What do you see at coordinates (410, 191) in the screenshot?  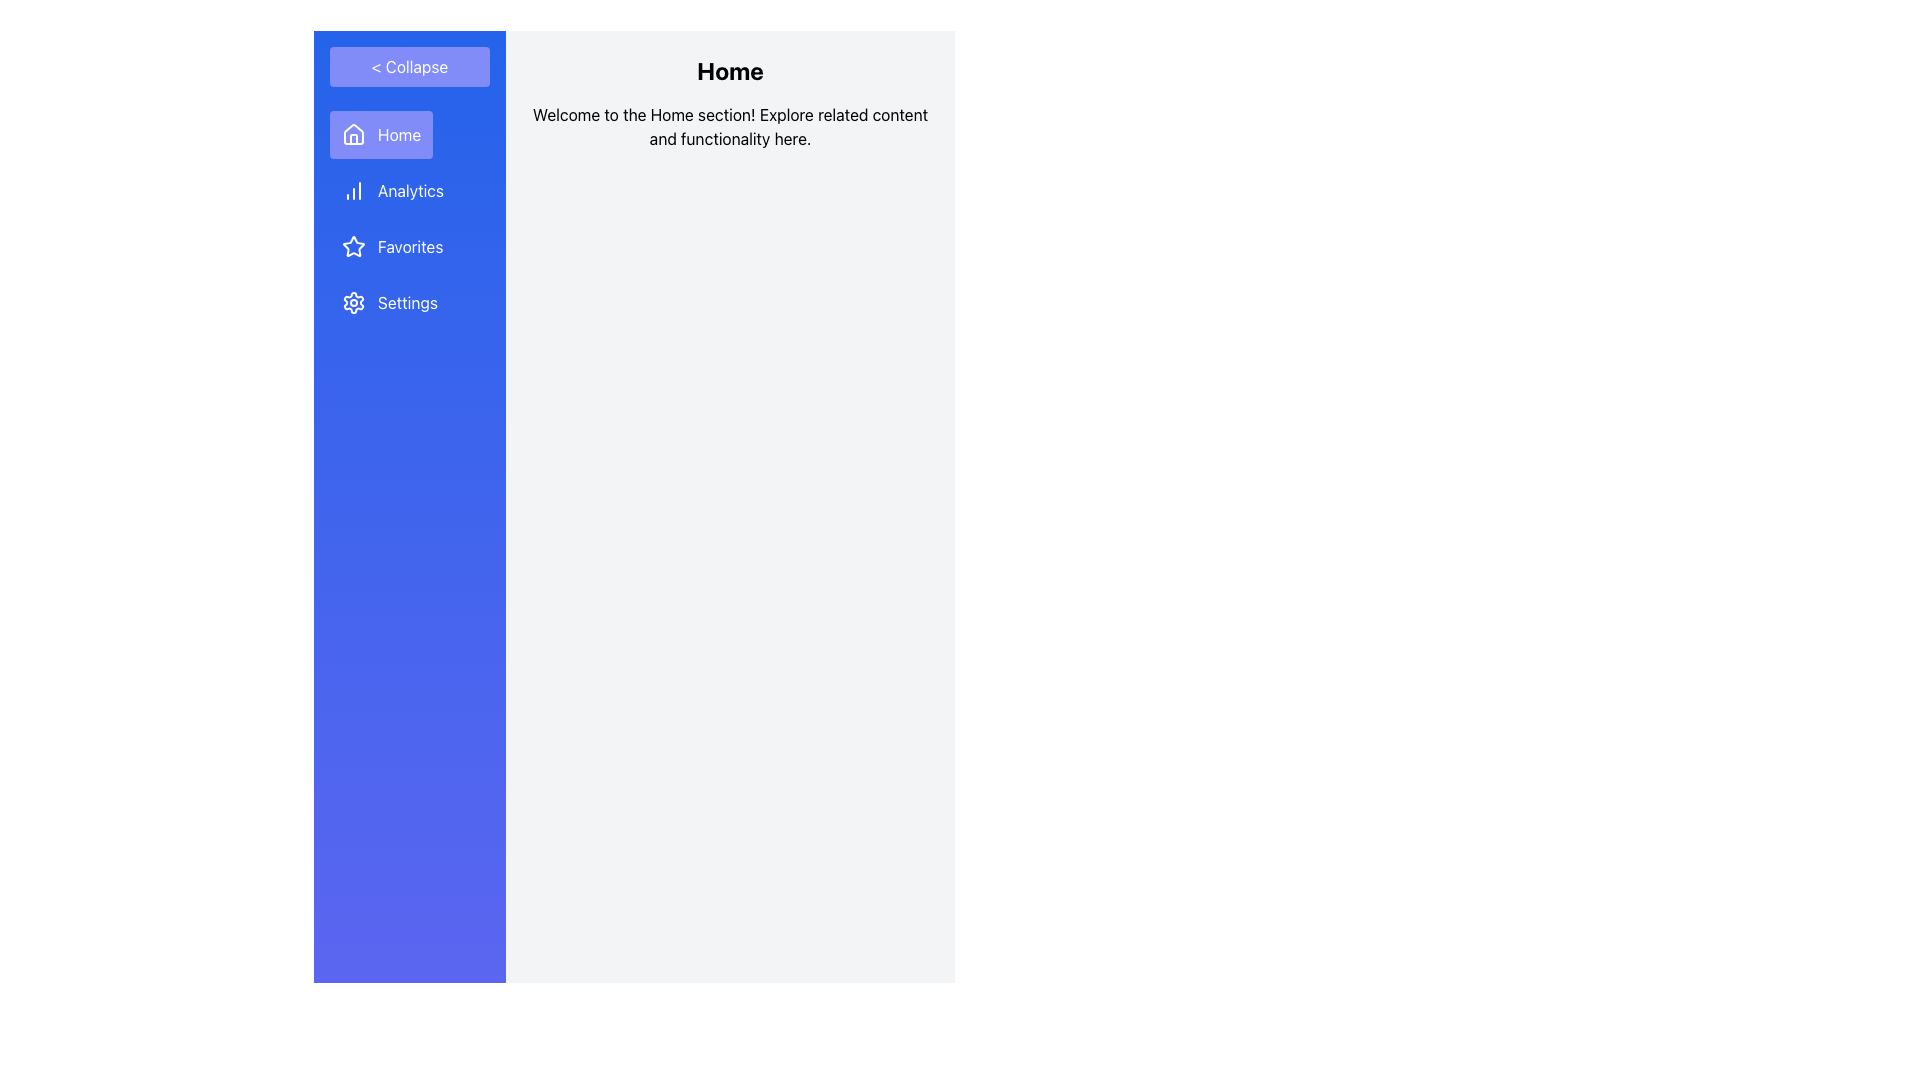 I see `the 'Analytics' text label in the left-hand navigation menu` at bounding box center [410, 191].